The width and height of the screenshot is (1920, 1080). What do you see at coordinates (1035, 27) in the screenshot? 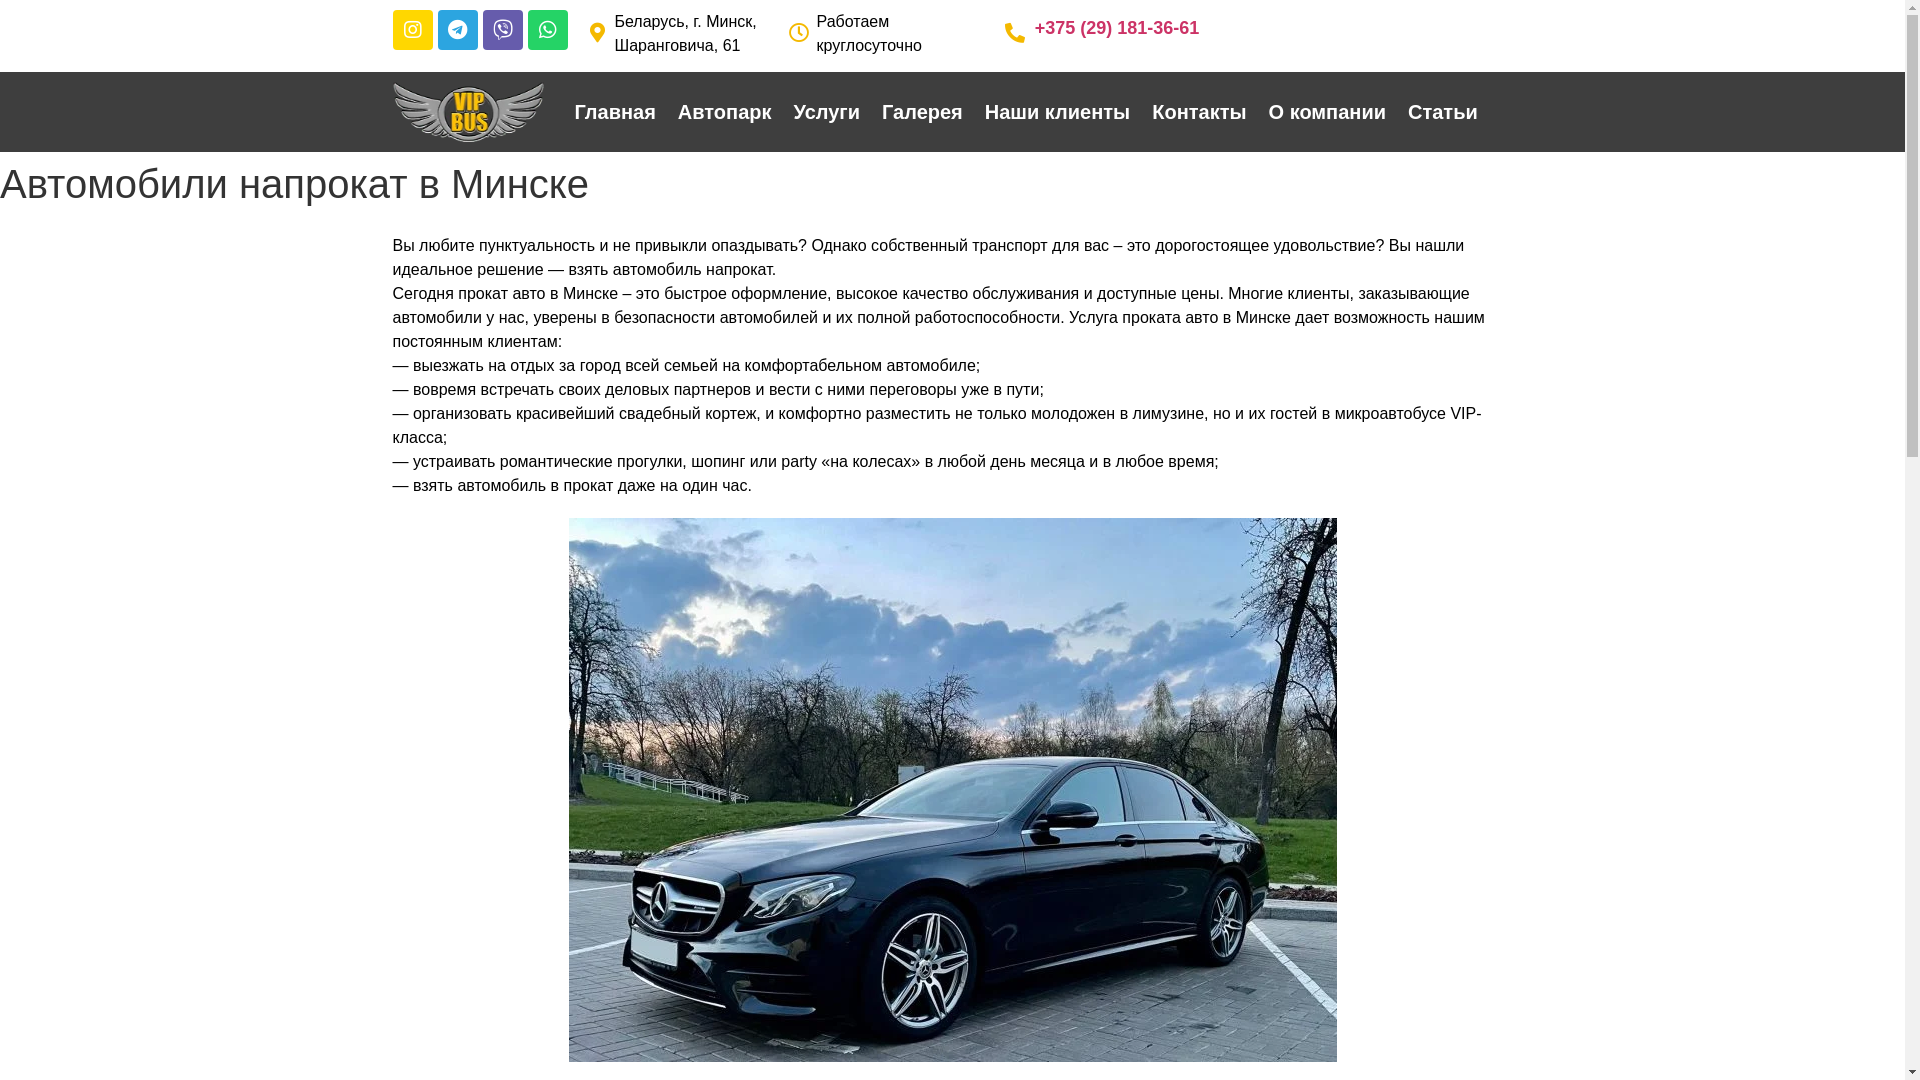
I see `'+375 (29) 181-36-61'` at bounding box center [1035, 27].